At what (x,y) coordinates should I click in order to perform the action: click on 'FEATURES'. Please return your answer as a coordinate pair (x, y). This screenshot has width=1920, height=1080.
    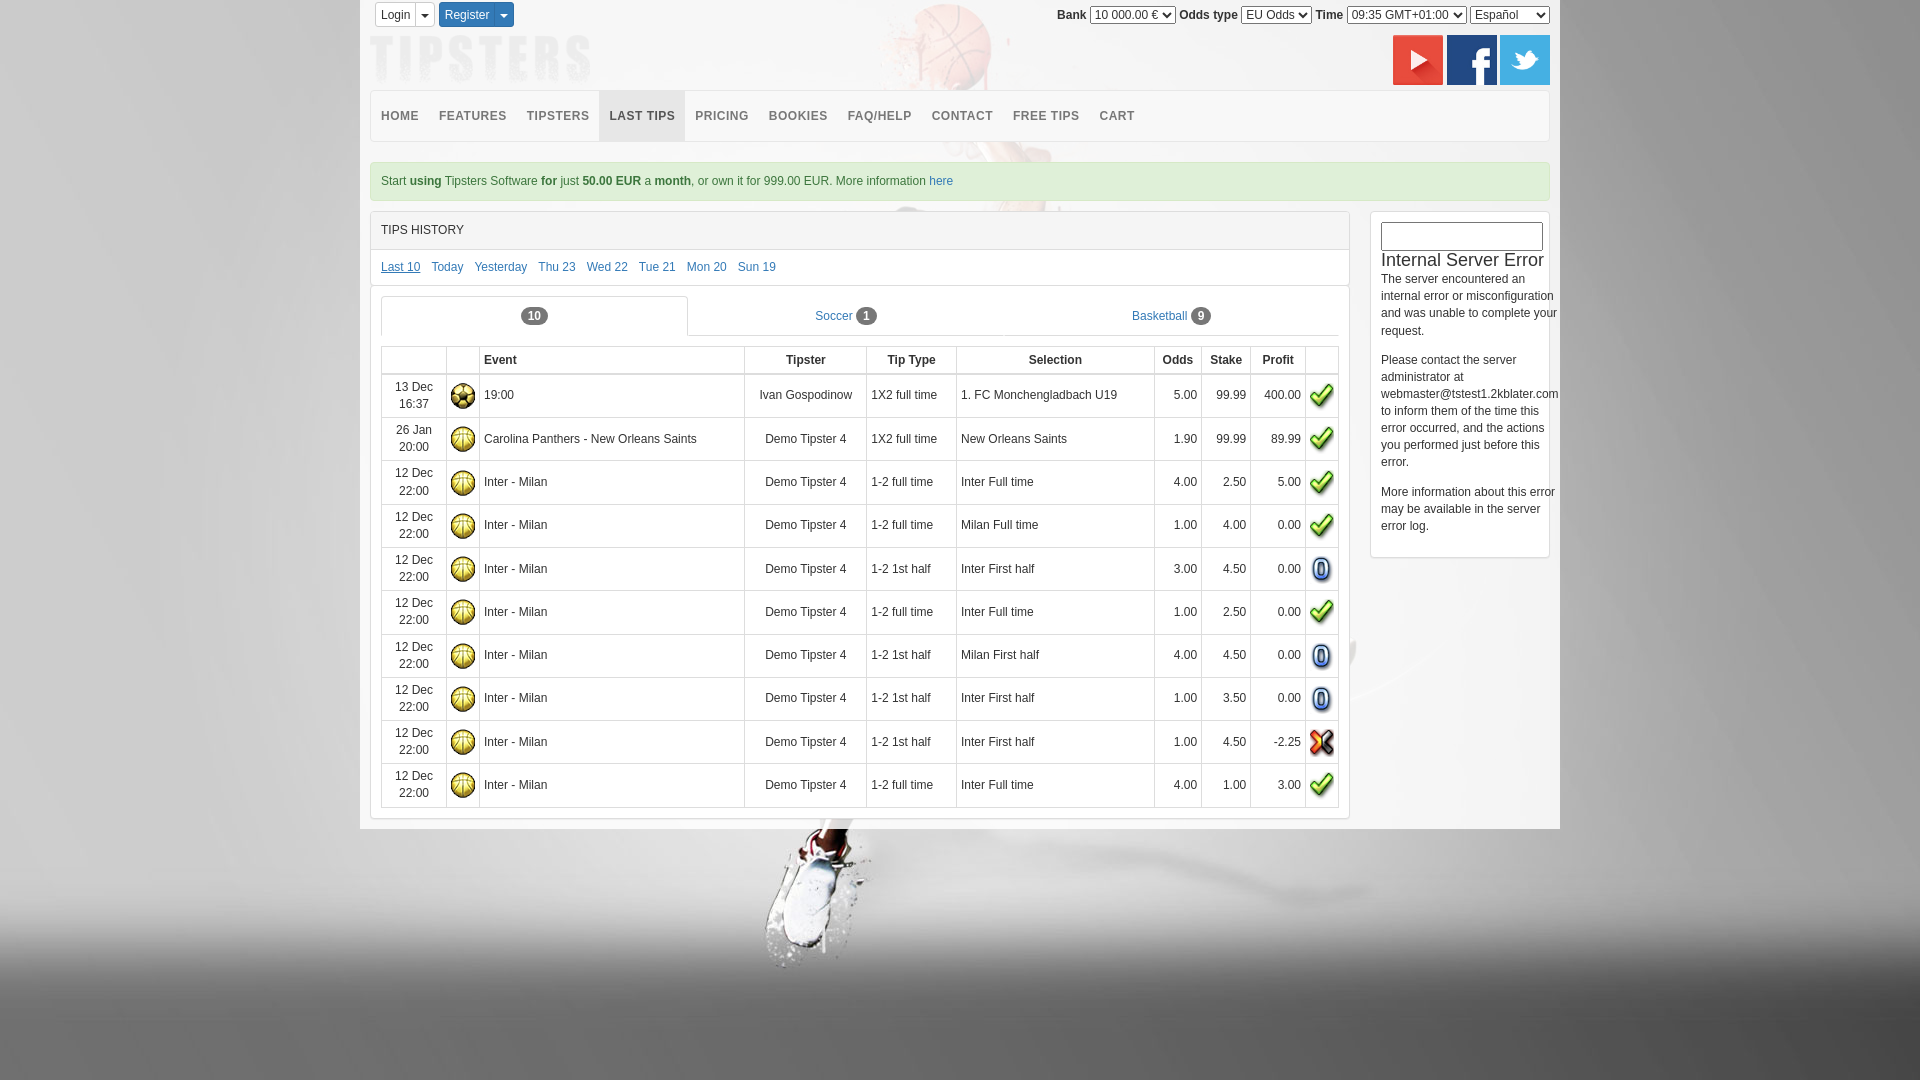
    Looking at the image, I should click on (472, 115).